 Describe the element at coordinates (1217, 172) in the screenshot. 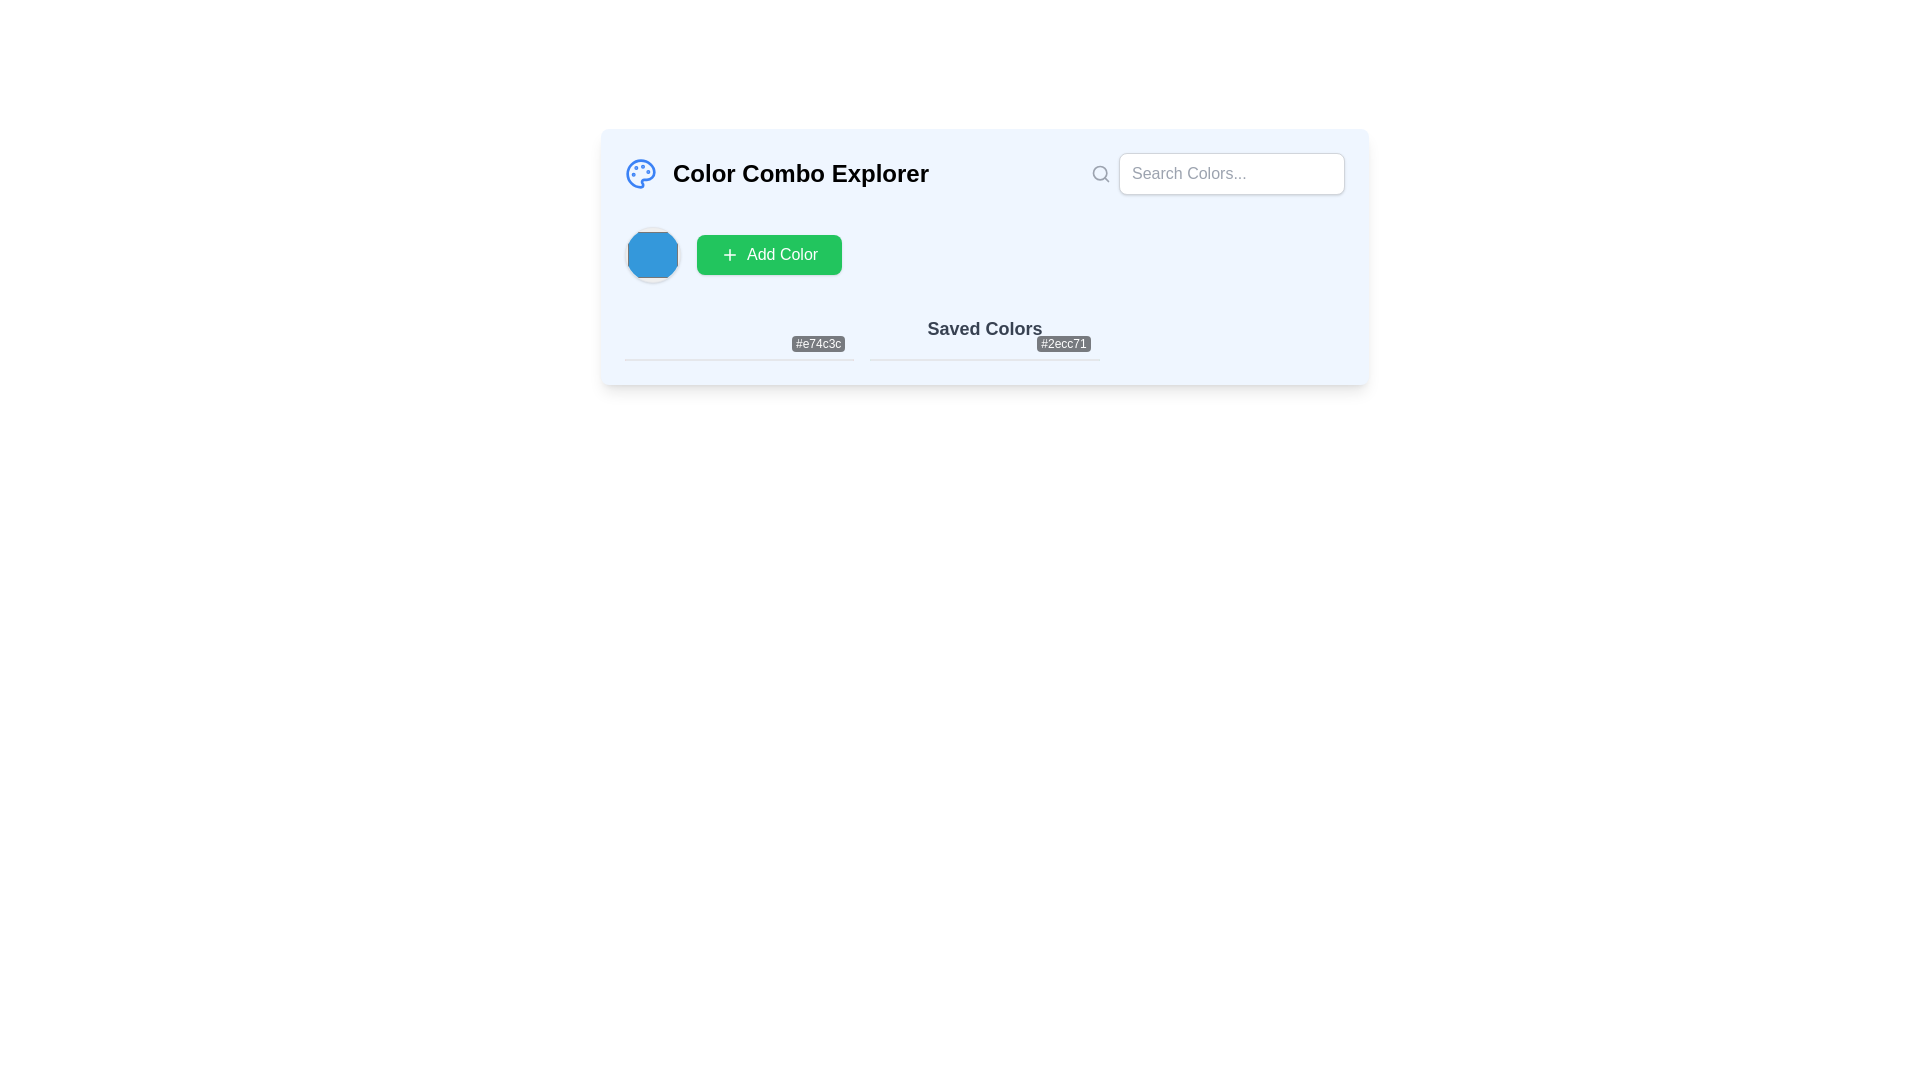

I see `the search bar located at the top-right corner of the 'Color Combo Explorer' header` at that location.